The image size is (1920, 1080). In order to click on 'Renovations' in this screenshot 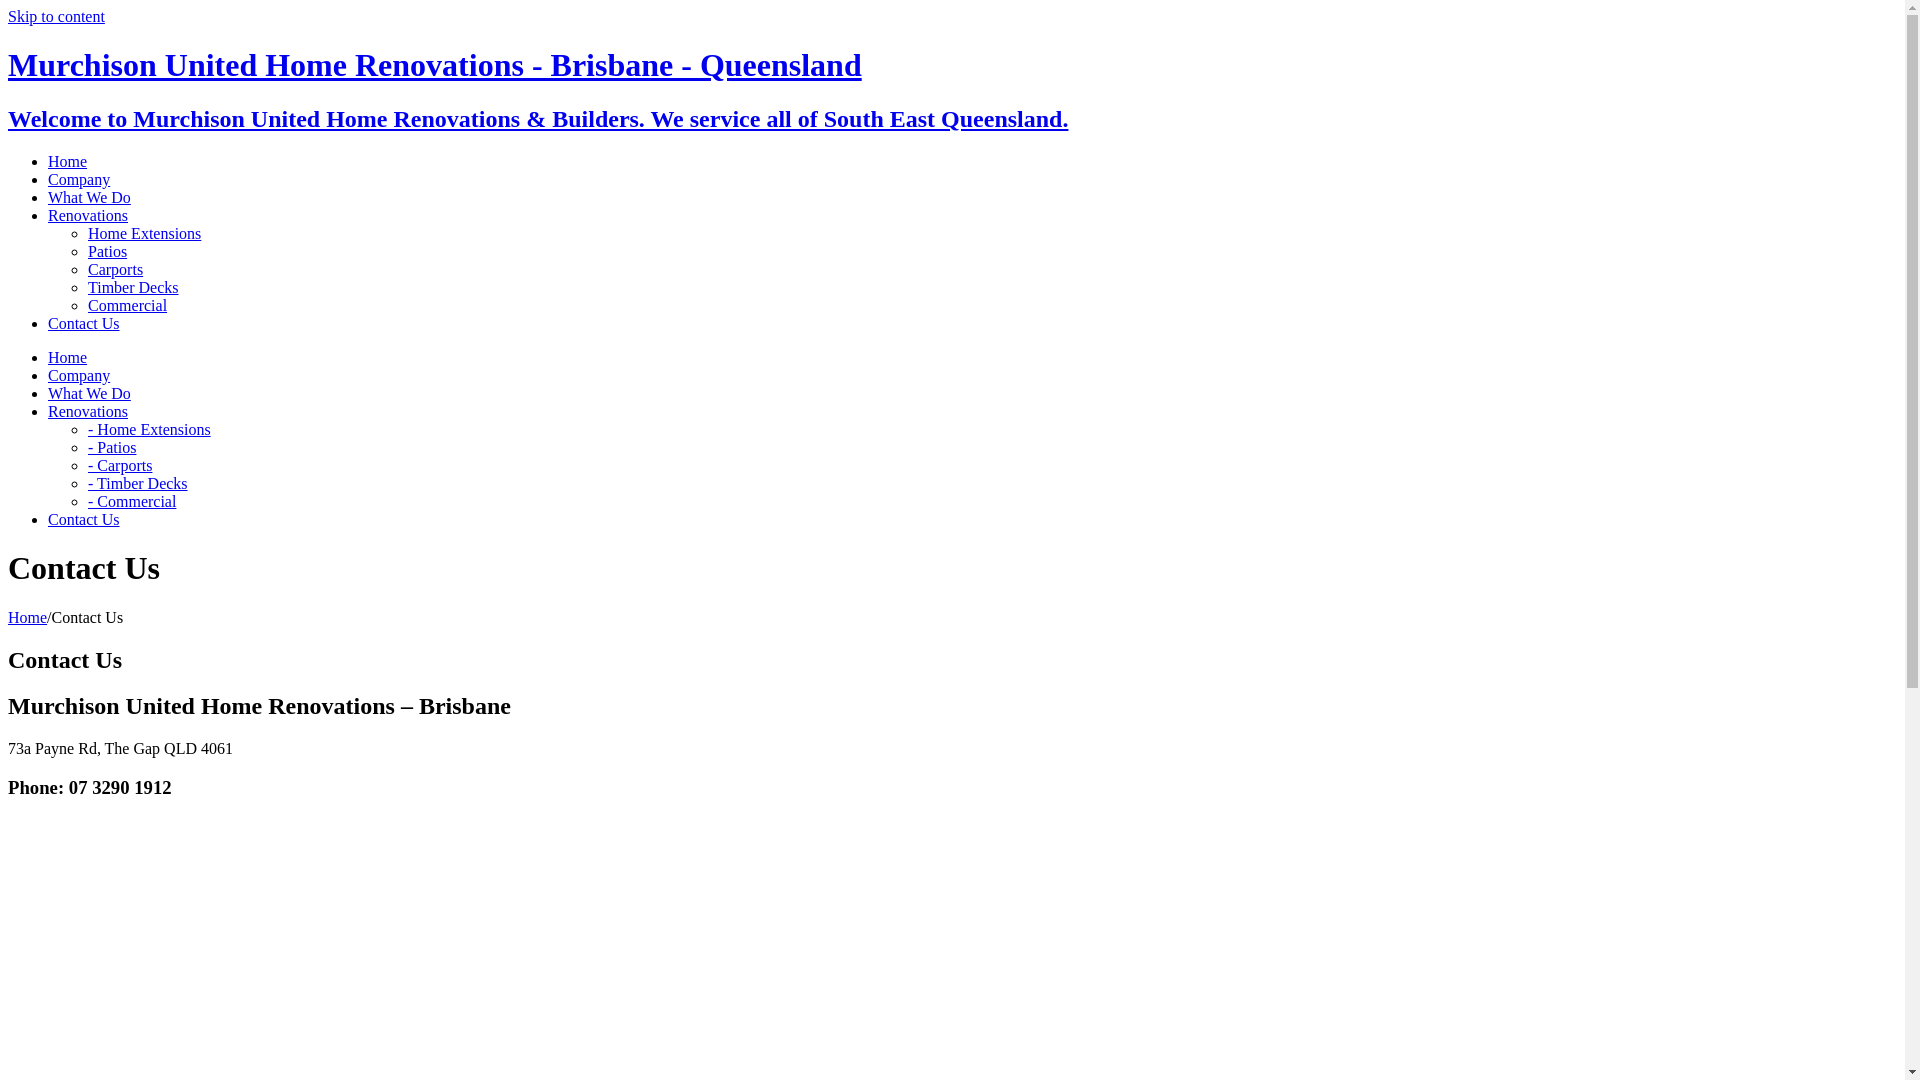, I will do `click(48, 410)`.